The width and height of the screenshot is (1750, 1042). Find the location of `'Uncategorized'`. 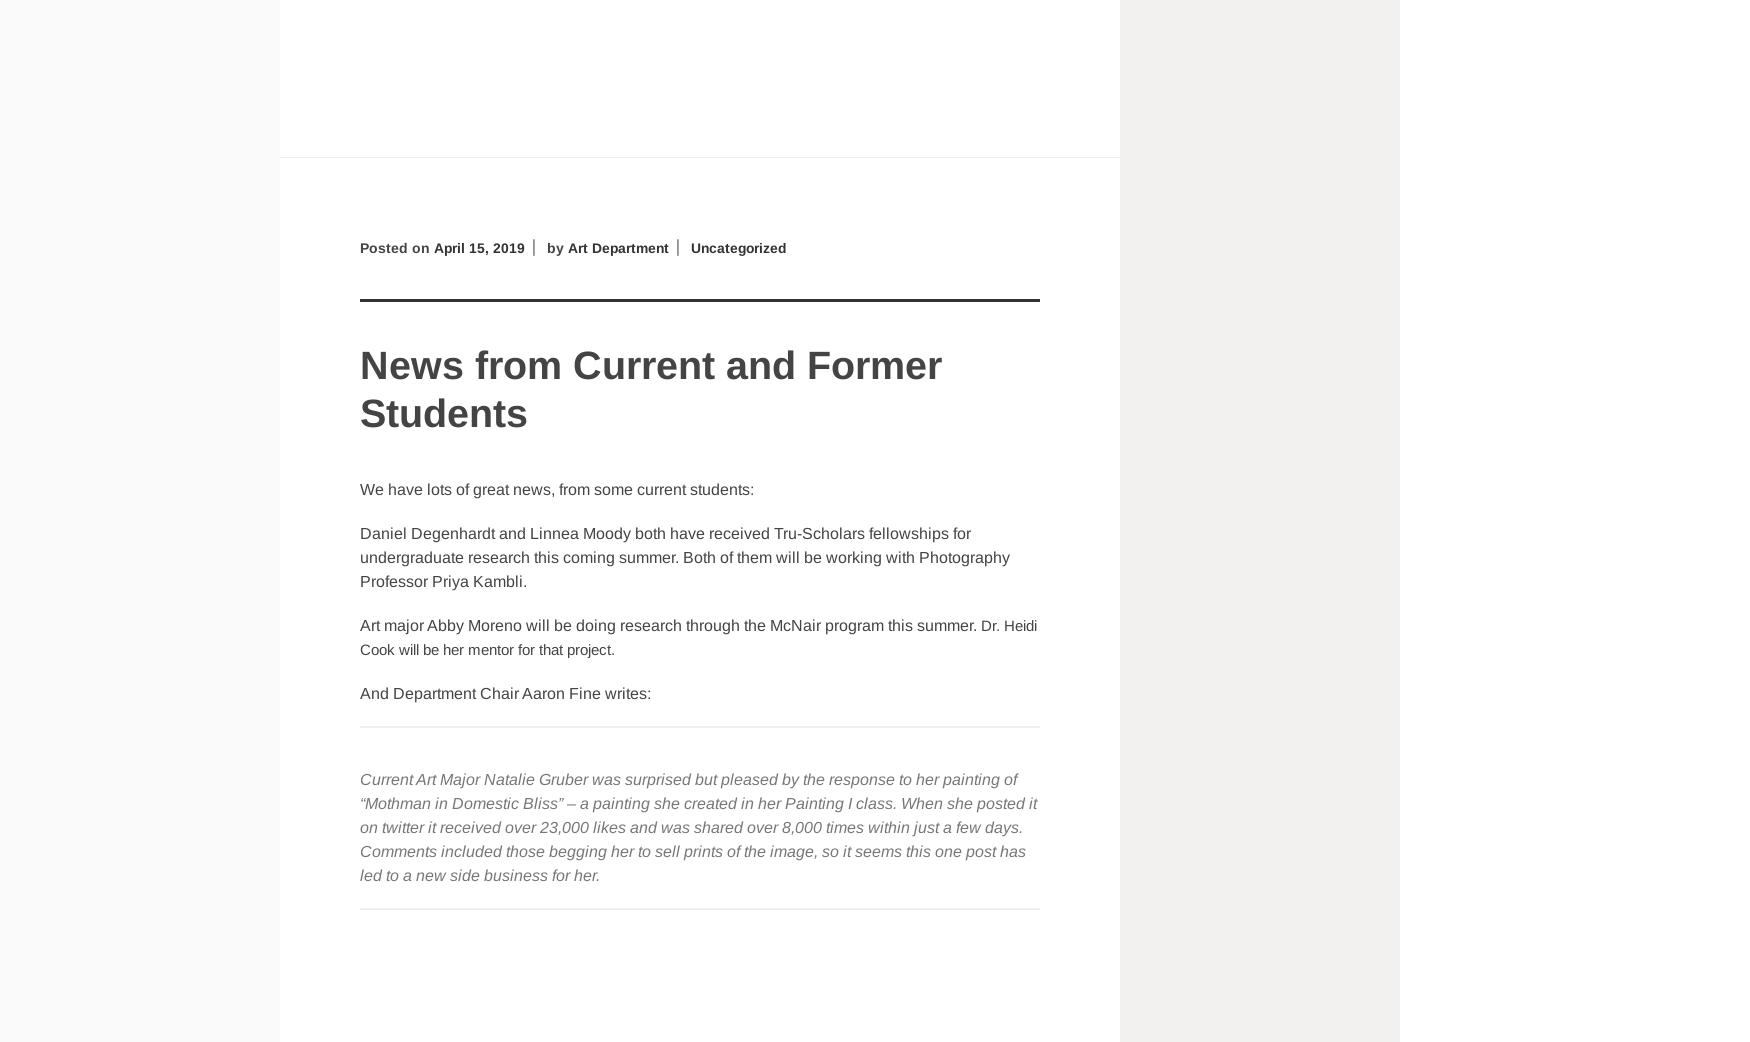

'Uncategorized' is located at coordinates (741, 245).